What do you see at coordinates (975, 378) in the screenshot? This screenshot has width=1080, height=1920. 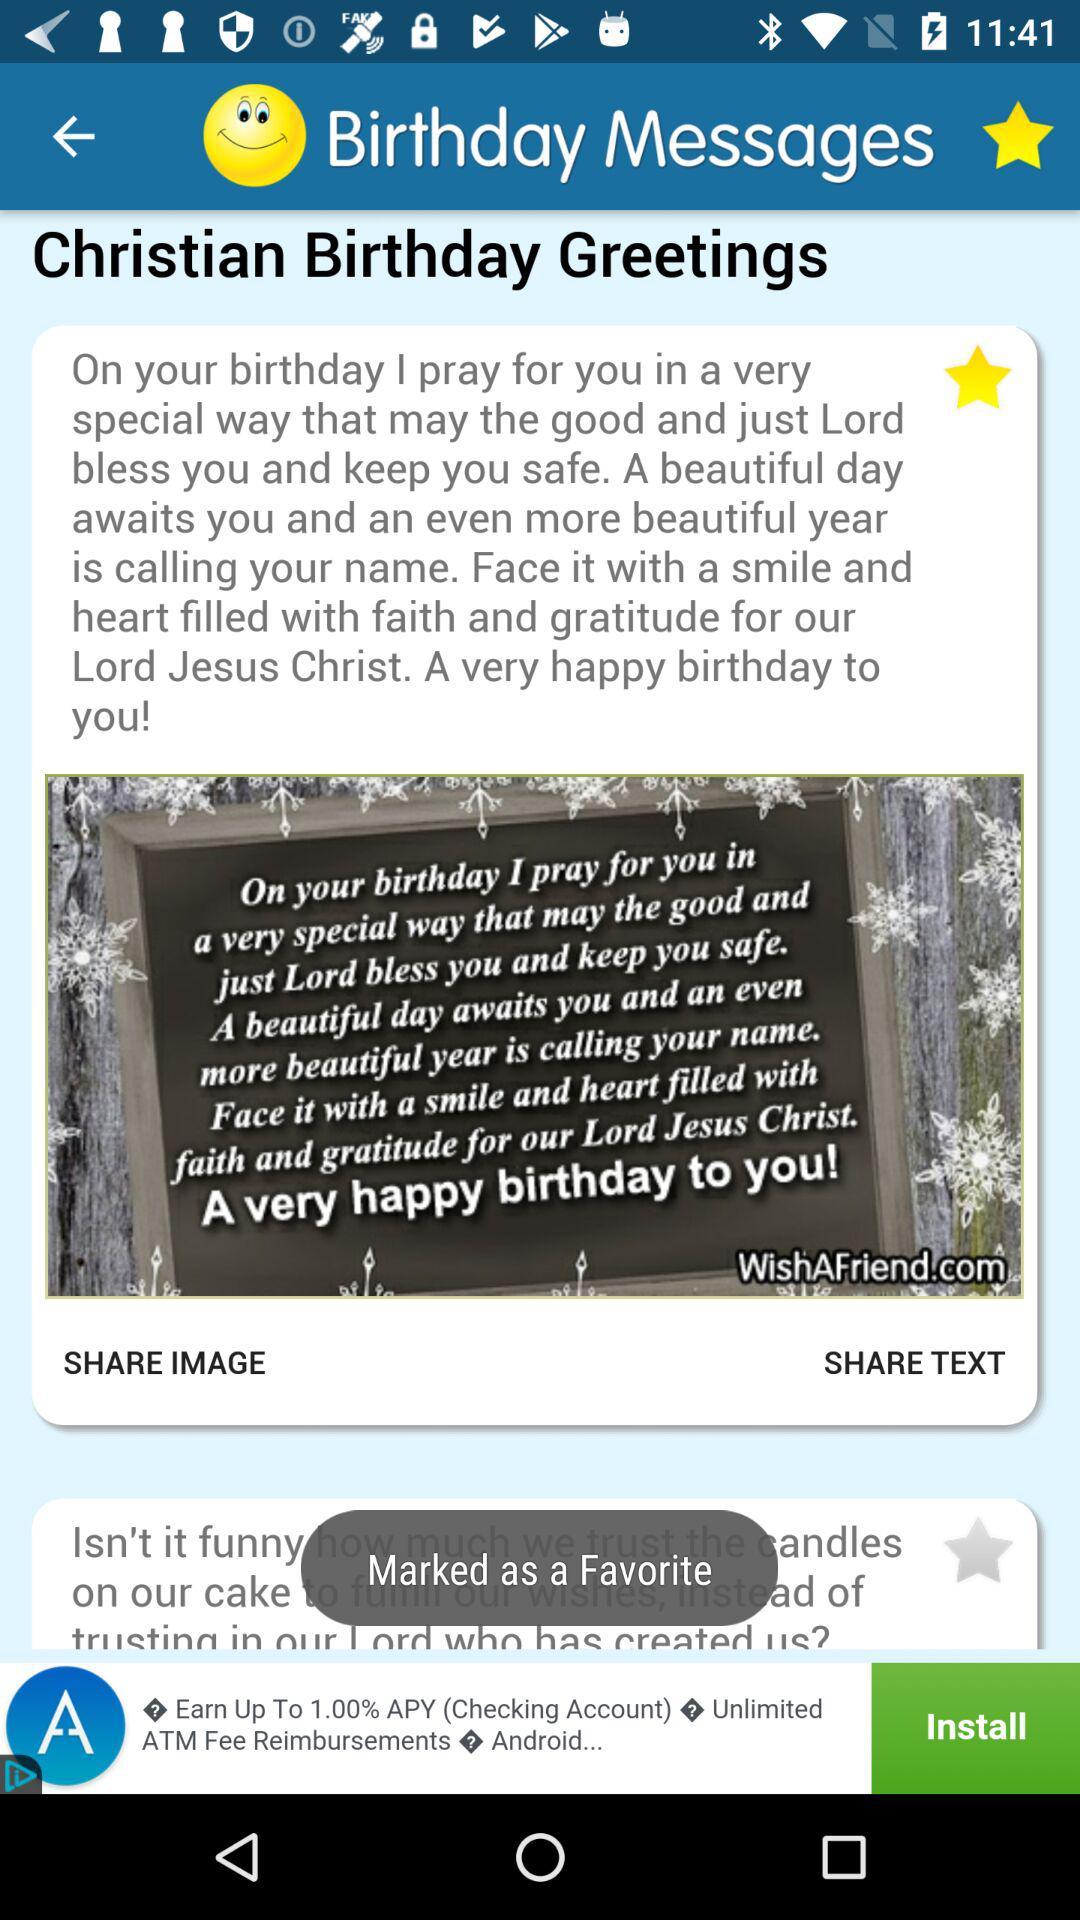 I see `set as favorite` at bounding box center [975, 378].